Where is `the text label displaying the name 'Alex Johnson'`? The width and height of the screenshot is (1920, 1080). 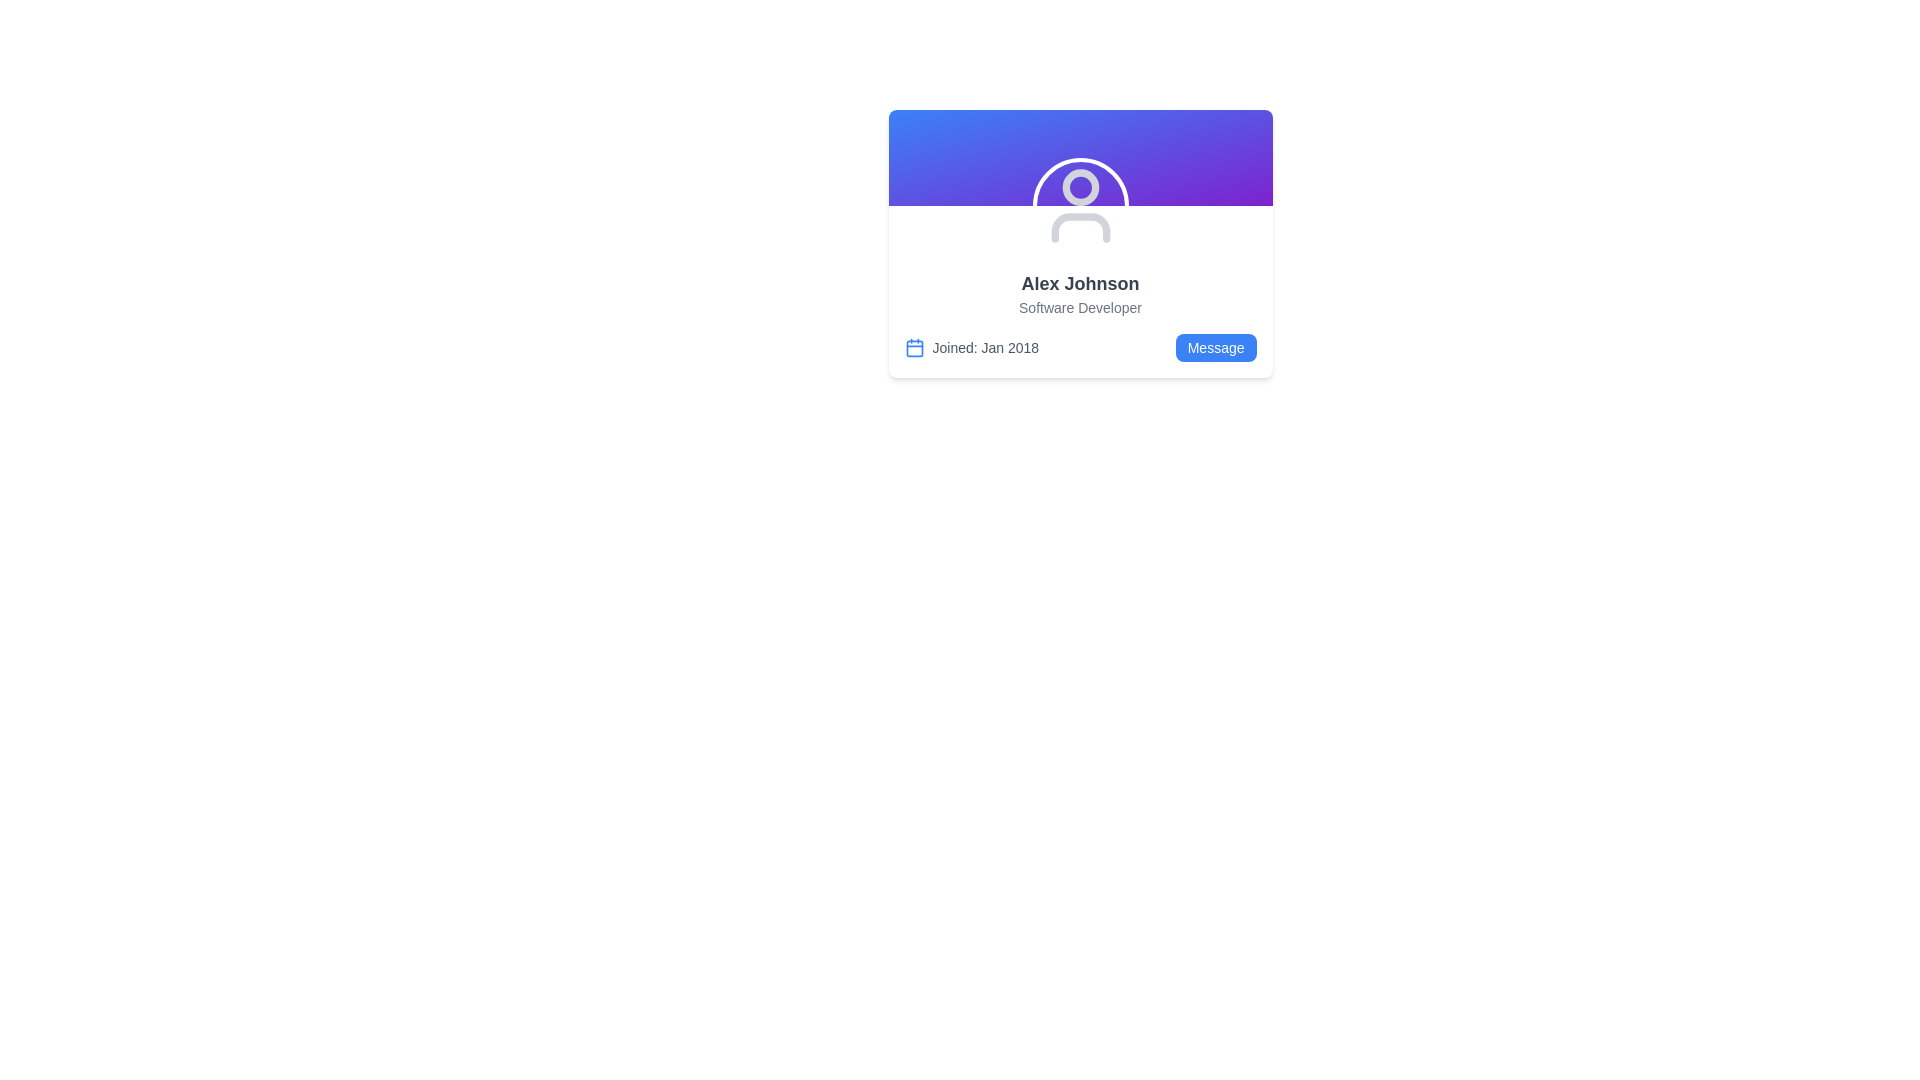 the text label displaying the name 'Alex Johnson' is located at coordinates (1079, 284).